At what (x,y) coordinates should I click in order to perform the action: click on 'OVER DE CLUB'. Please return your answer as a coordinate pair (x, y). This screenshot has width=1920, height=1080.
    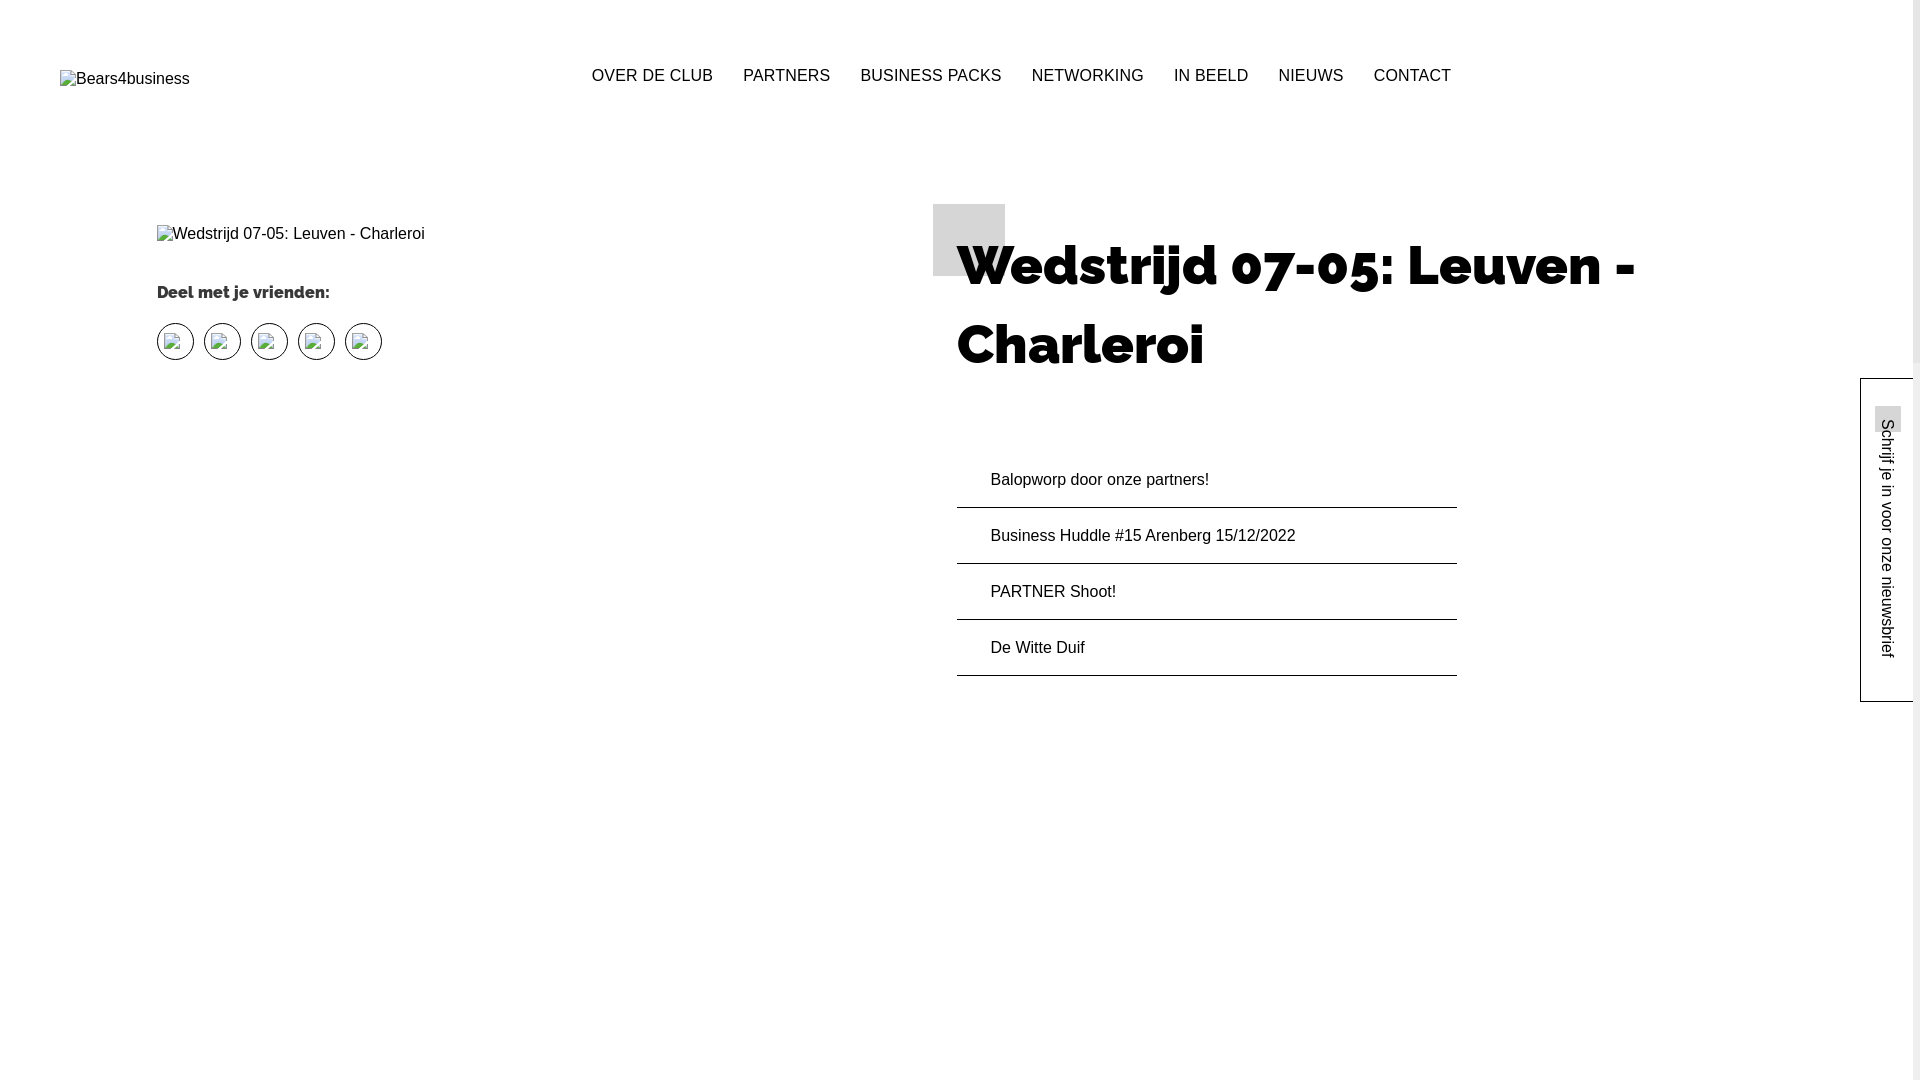
    Looking at the image, I should click on (652, 73).